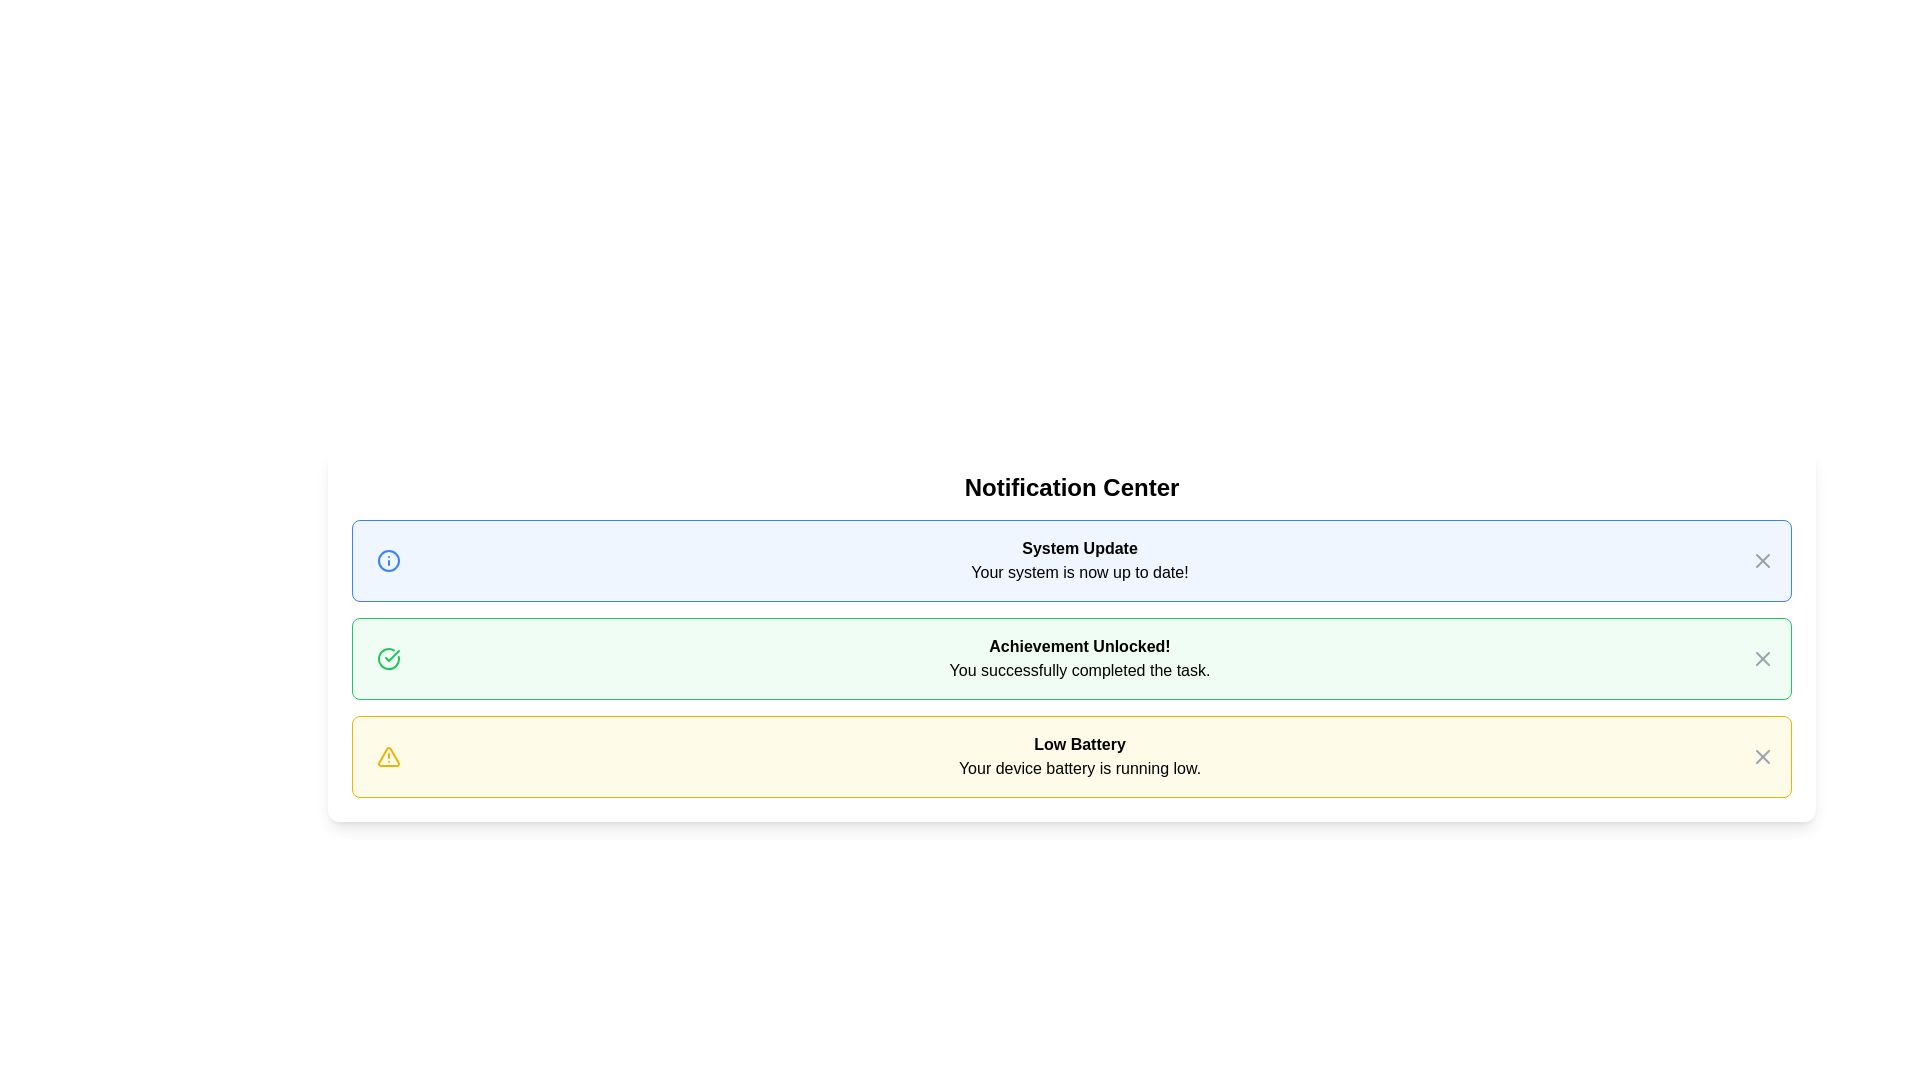  Describe the element at coordinates (388, 659) in the screenshot. I see `the visual representation of notification type success` at that location.